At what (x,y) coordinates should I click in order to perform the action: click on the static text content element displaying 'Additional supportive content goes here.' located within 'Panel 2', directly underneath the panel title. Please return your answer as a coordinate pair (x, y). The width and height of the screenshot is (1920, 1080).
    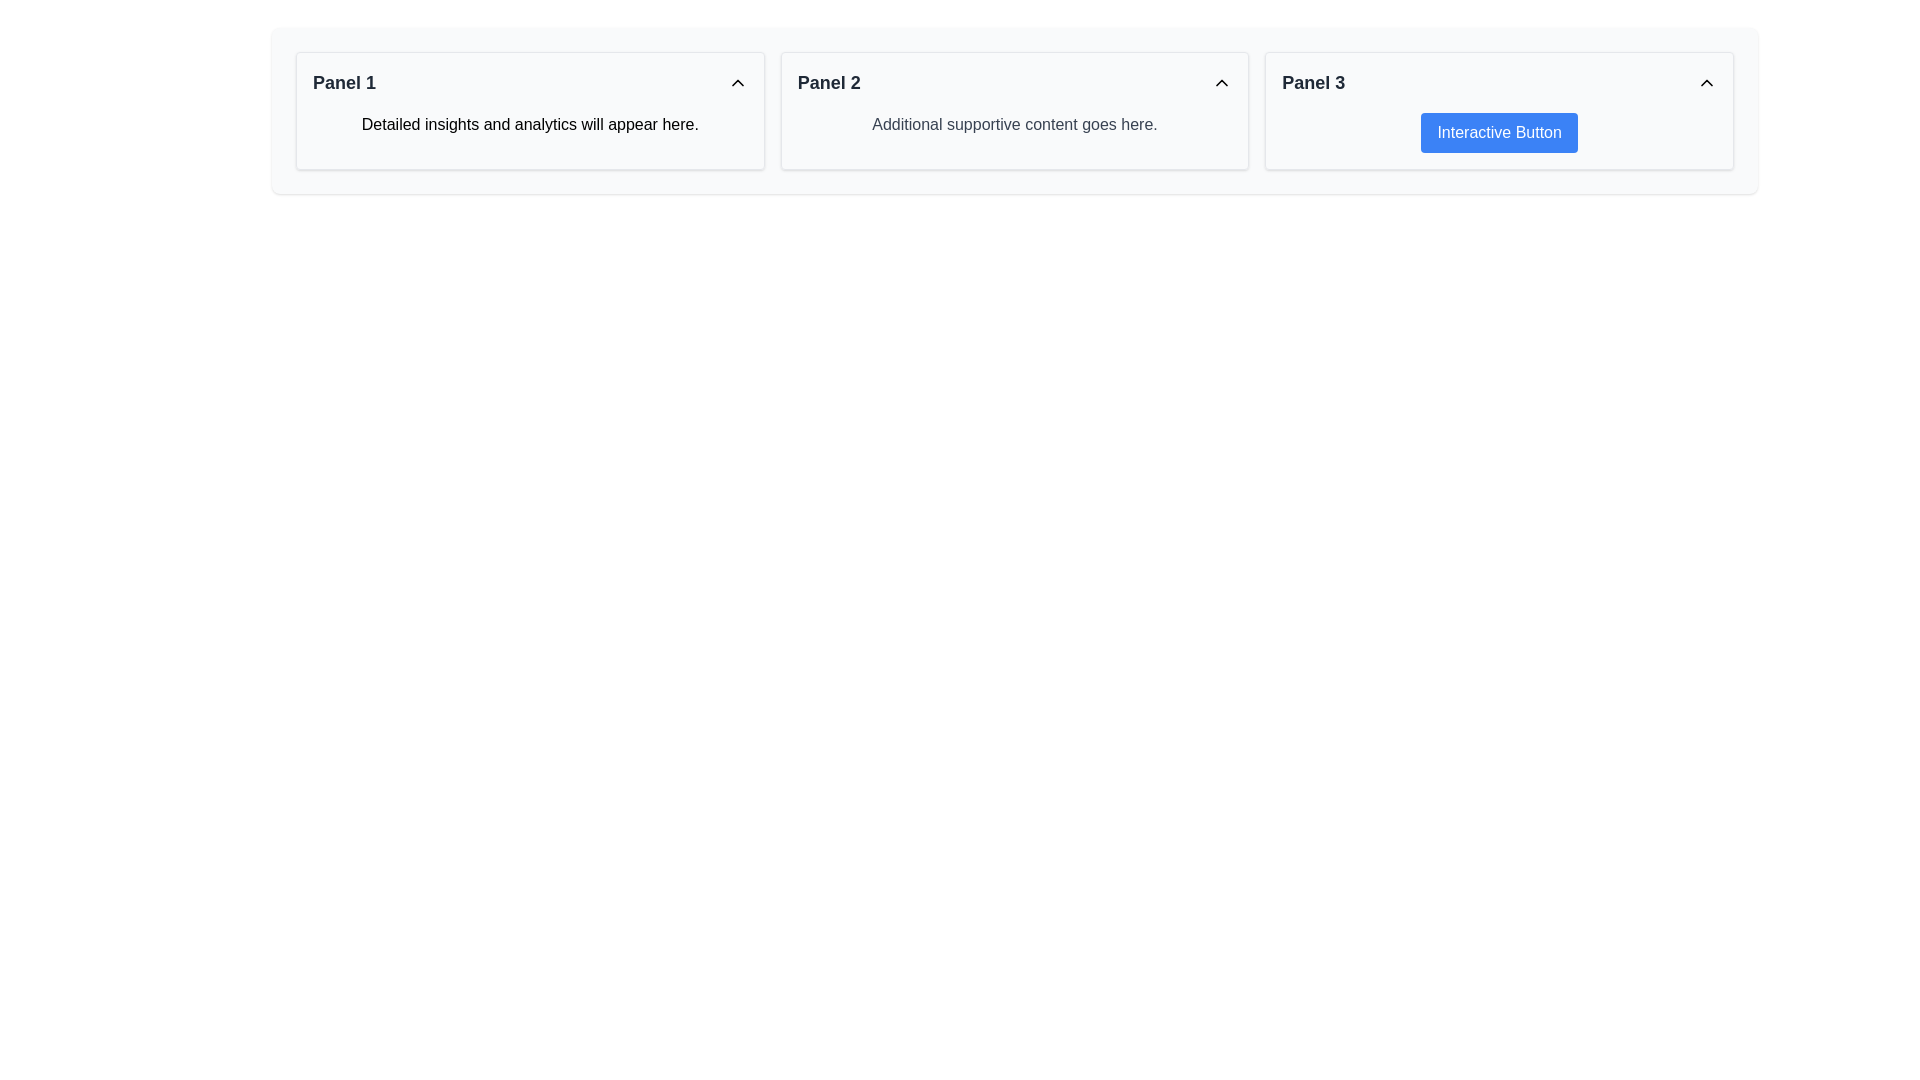
    Looking at the image, I should click on (1014, 124).